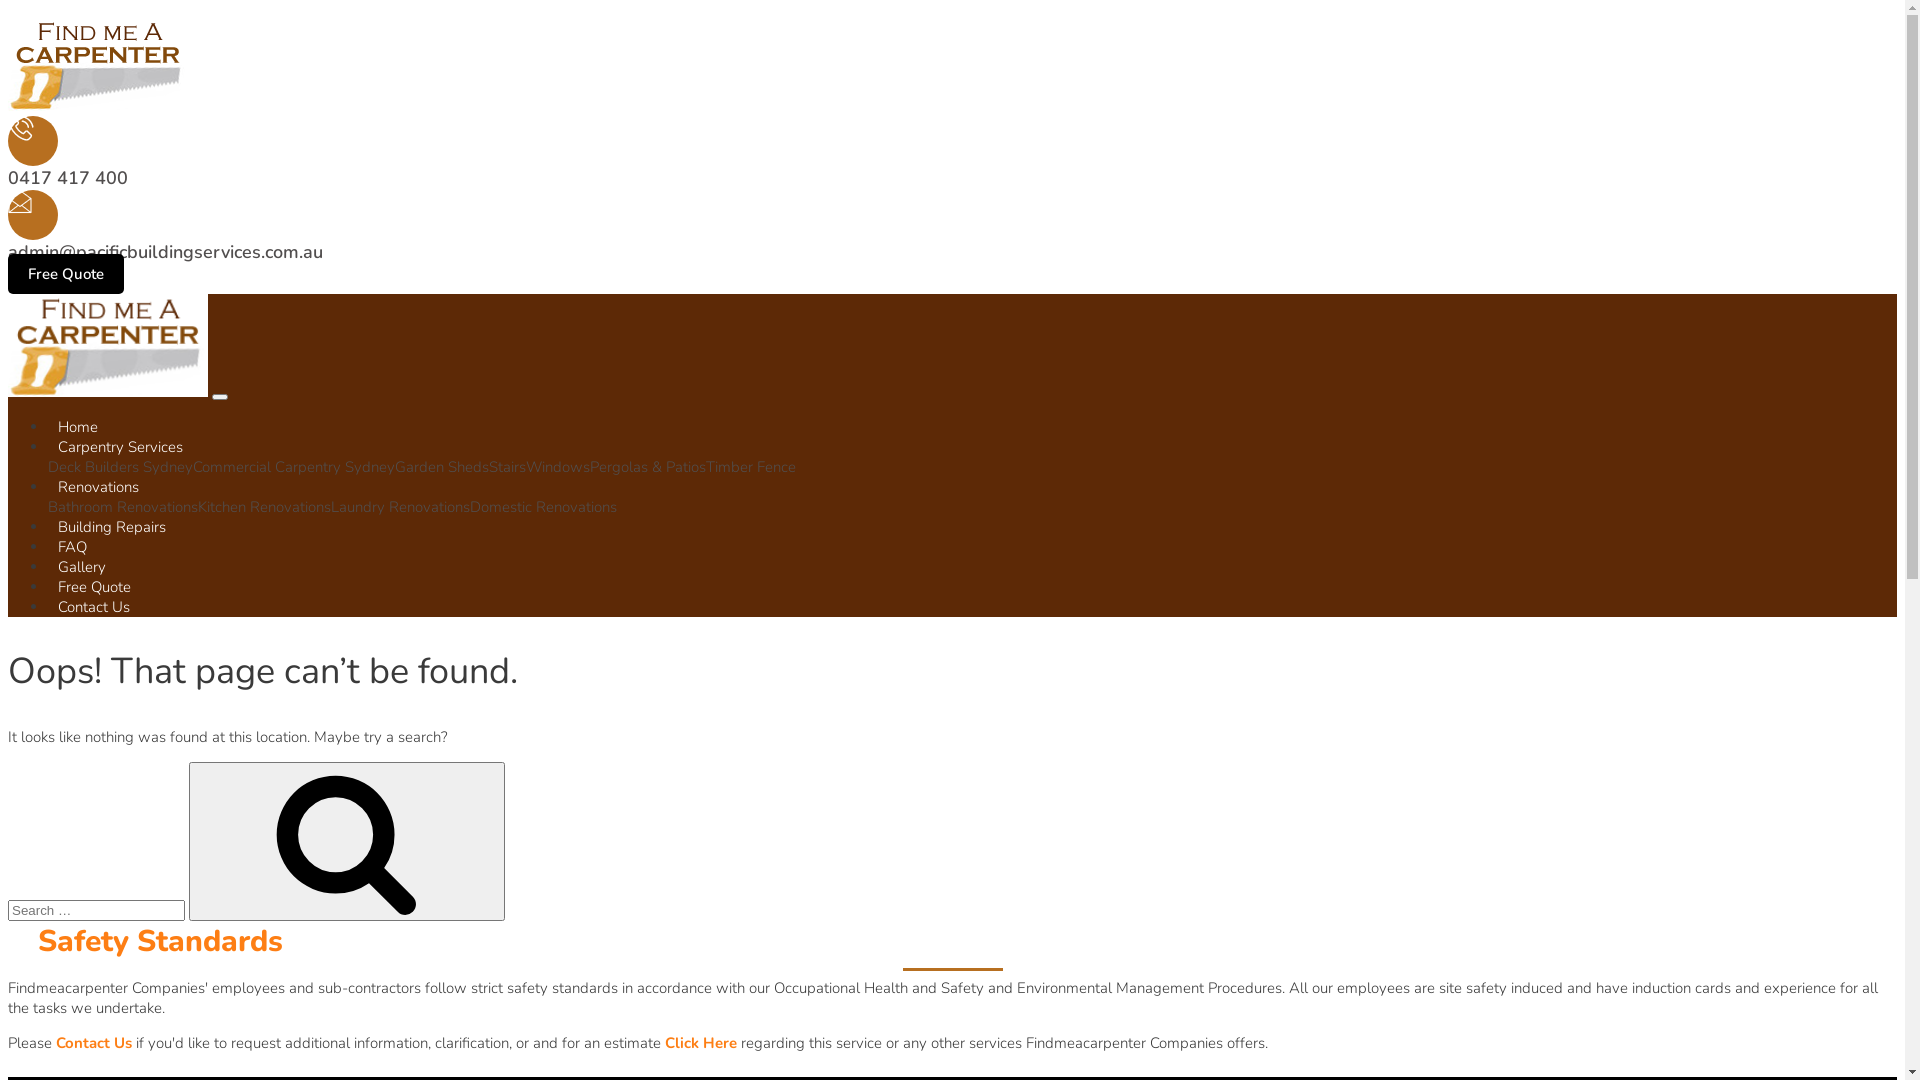 The image size is (1920, 1080). I want to click on 'Carpentry Services', so click(119, 446).